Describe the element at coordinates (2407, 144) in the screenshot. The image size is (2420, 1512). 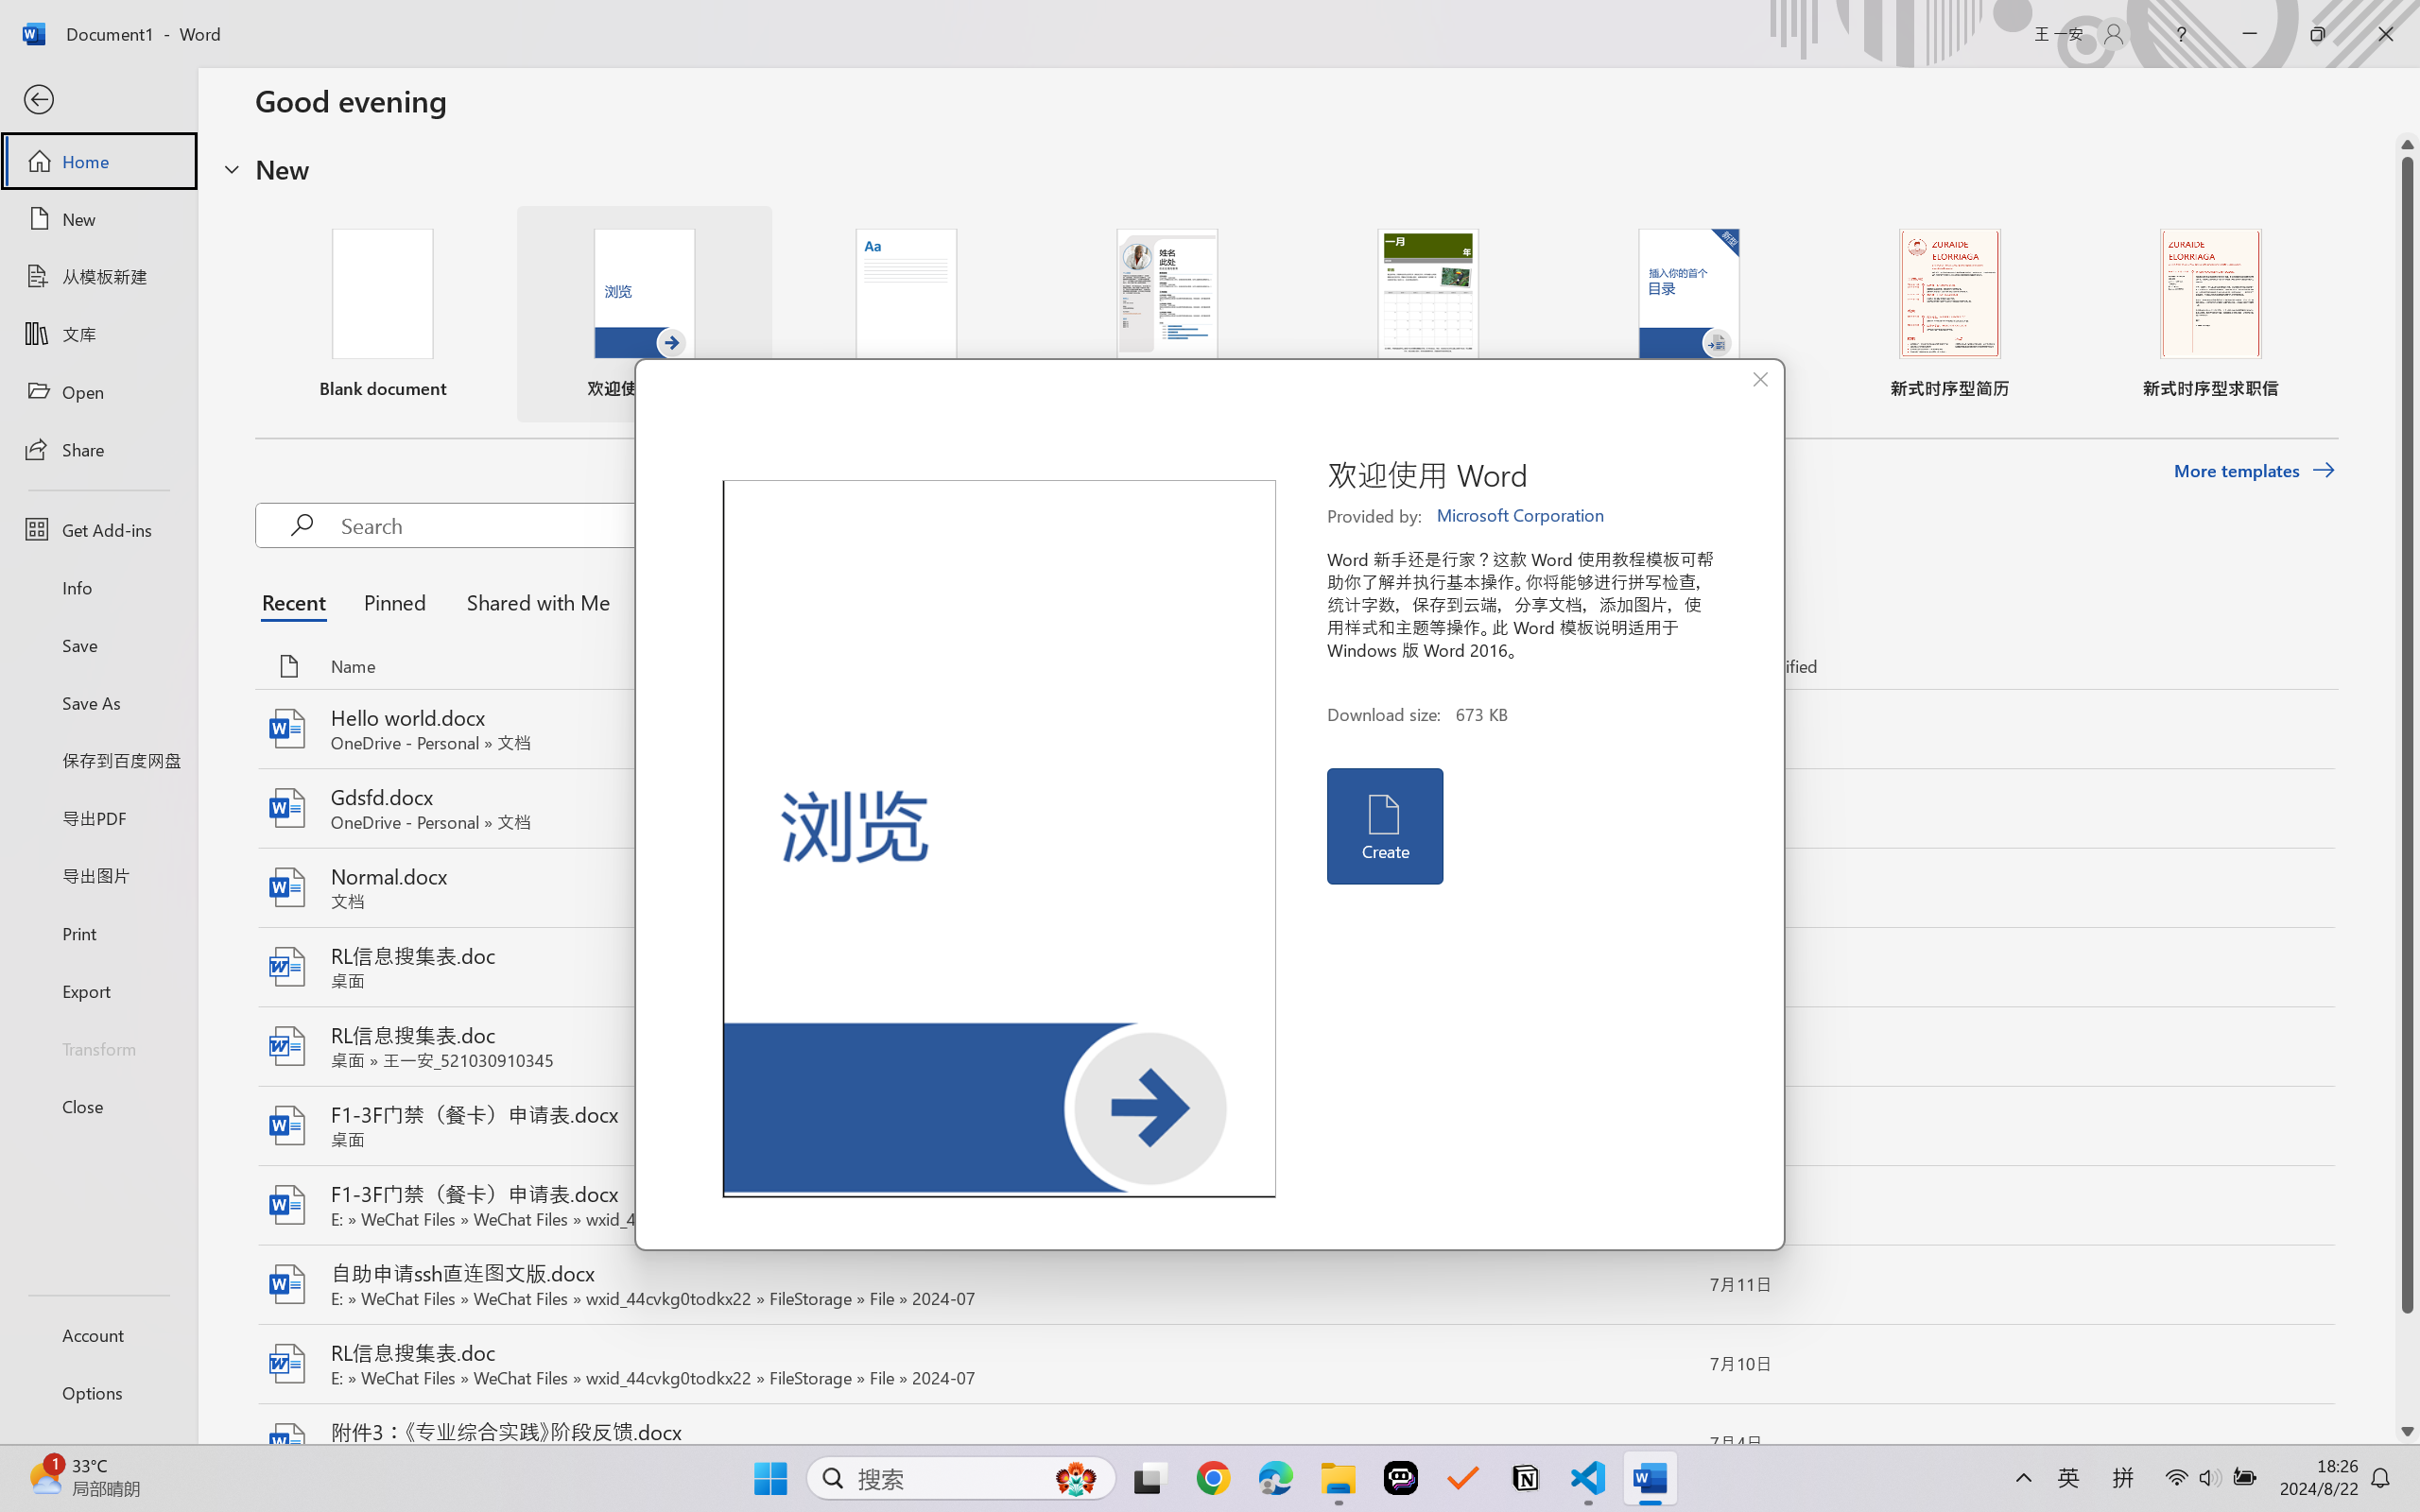
I see `'Line up'` at that location.